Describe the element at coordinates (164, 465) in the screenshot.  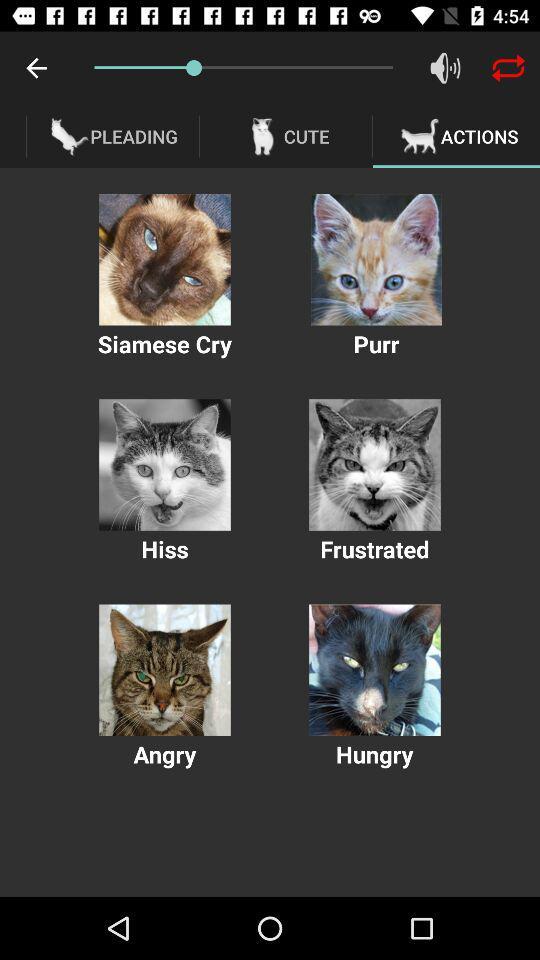
I see `the hiss action` at that location.